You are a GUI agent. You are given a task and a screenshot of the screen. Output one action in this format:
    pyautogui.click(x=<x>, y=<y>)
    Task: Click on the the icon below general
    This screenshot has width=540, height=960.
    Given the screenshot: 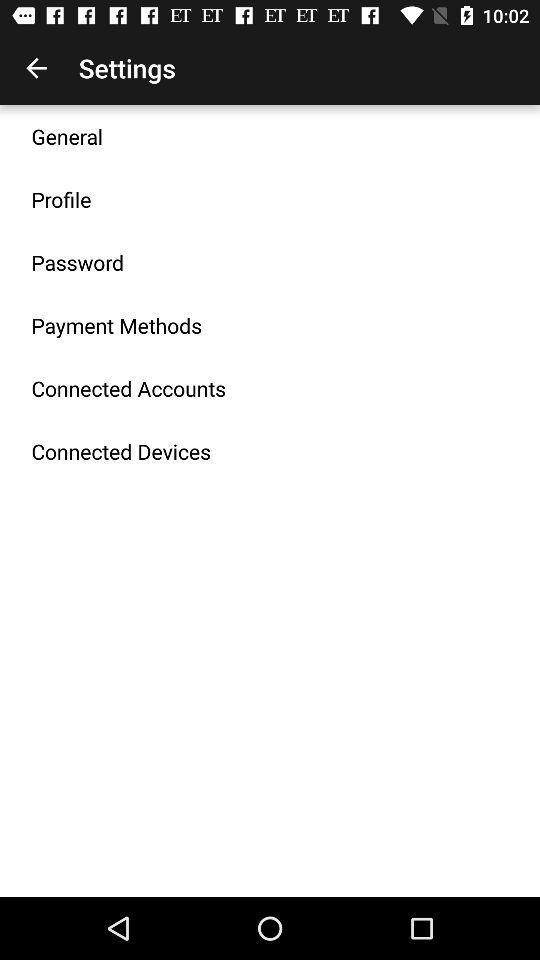 What is the action you would take?
    pyautogui.click(x=61, y=199)
    